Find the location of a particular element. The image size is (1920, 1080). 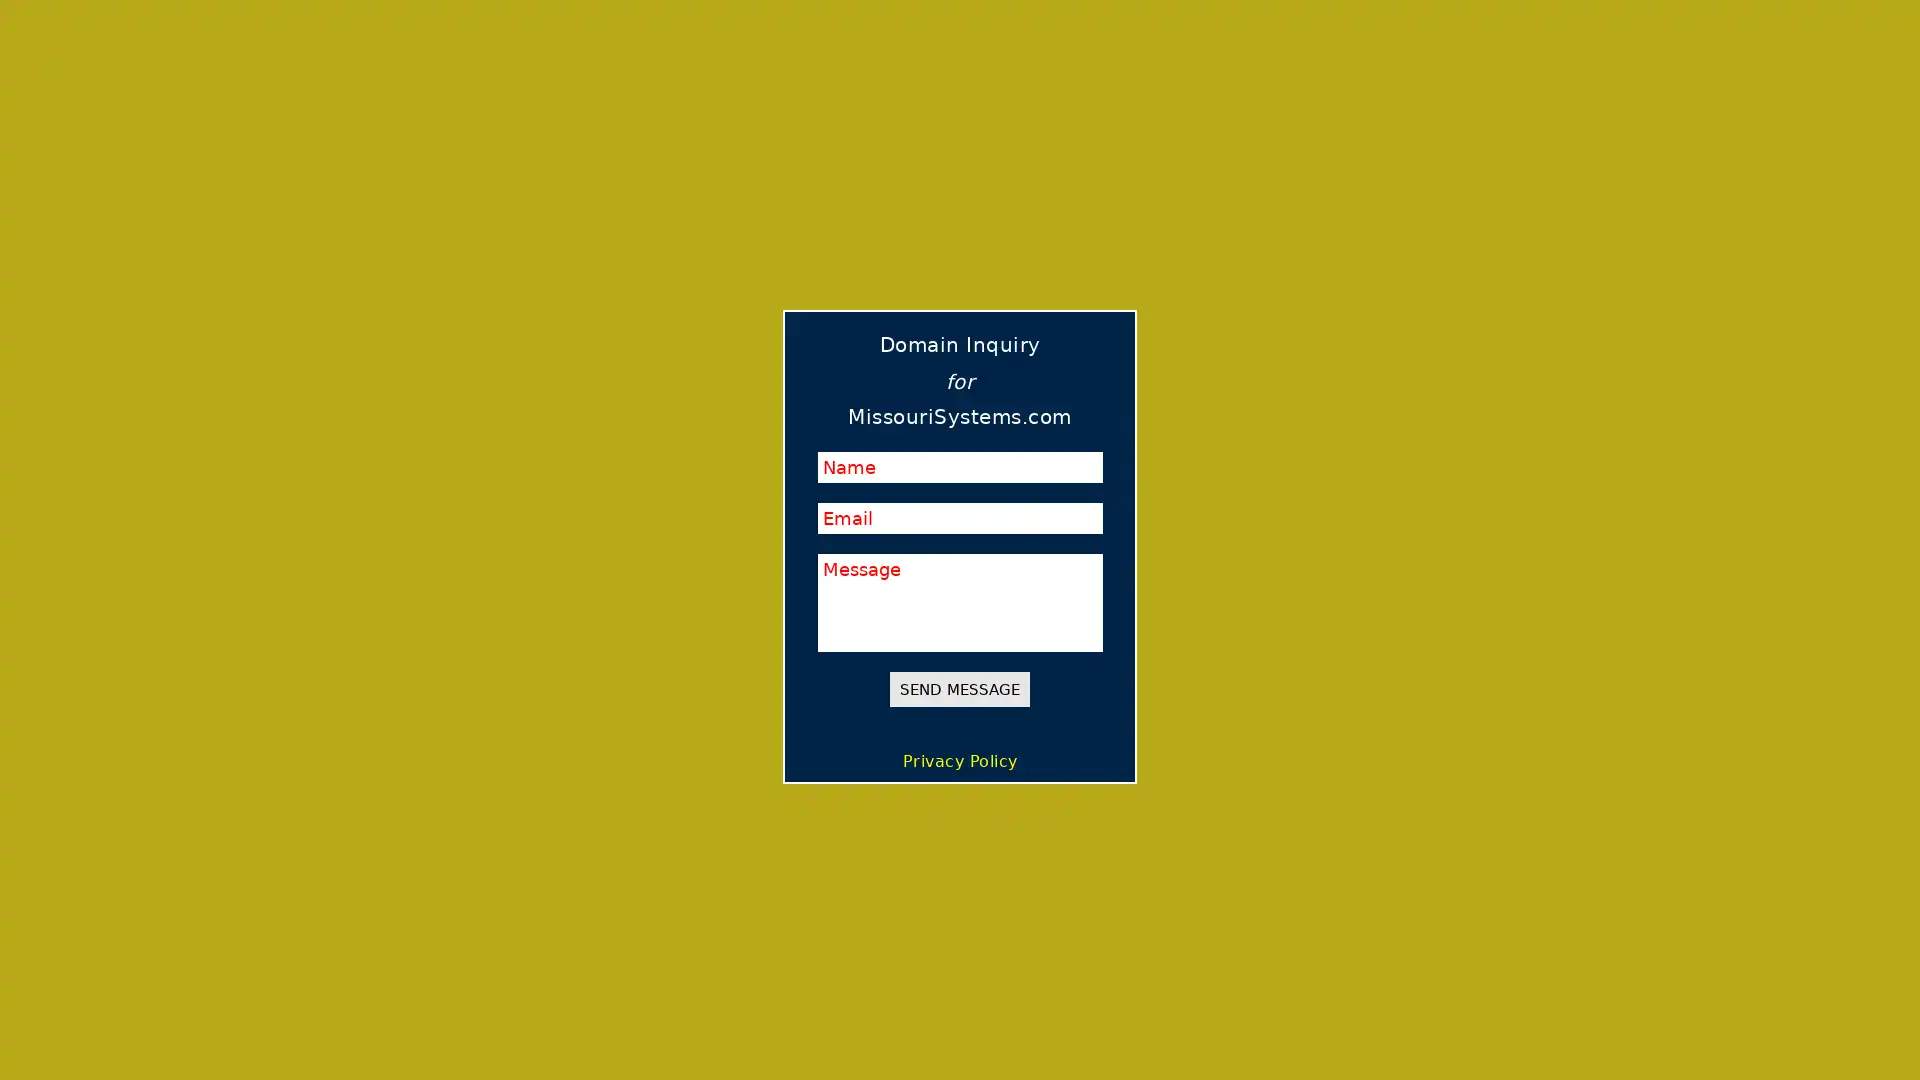

SEND MESSAGE is located at coordinates (960, 688).